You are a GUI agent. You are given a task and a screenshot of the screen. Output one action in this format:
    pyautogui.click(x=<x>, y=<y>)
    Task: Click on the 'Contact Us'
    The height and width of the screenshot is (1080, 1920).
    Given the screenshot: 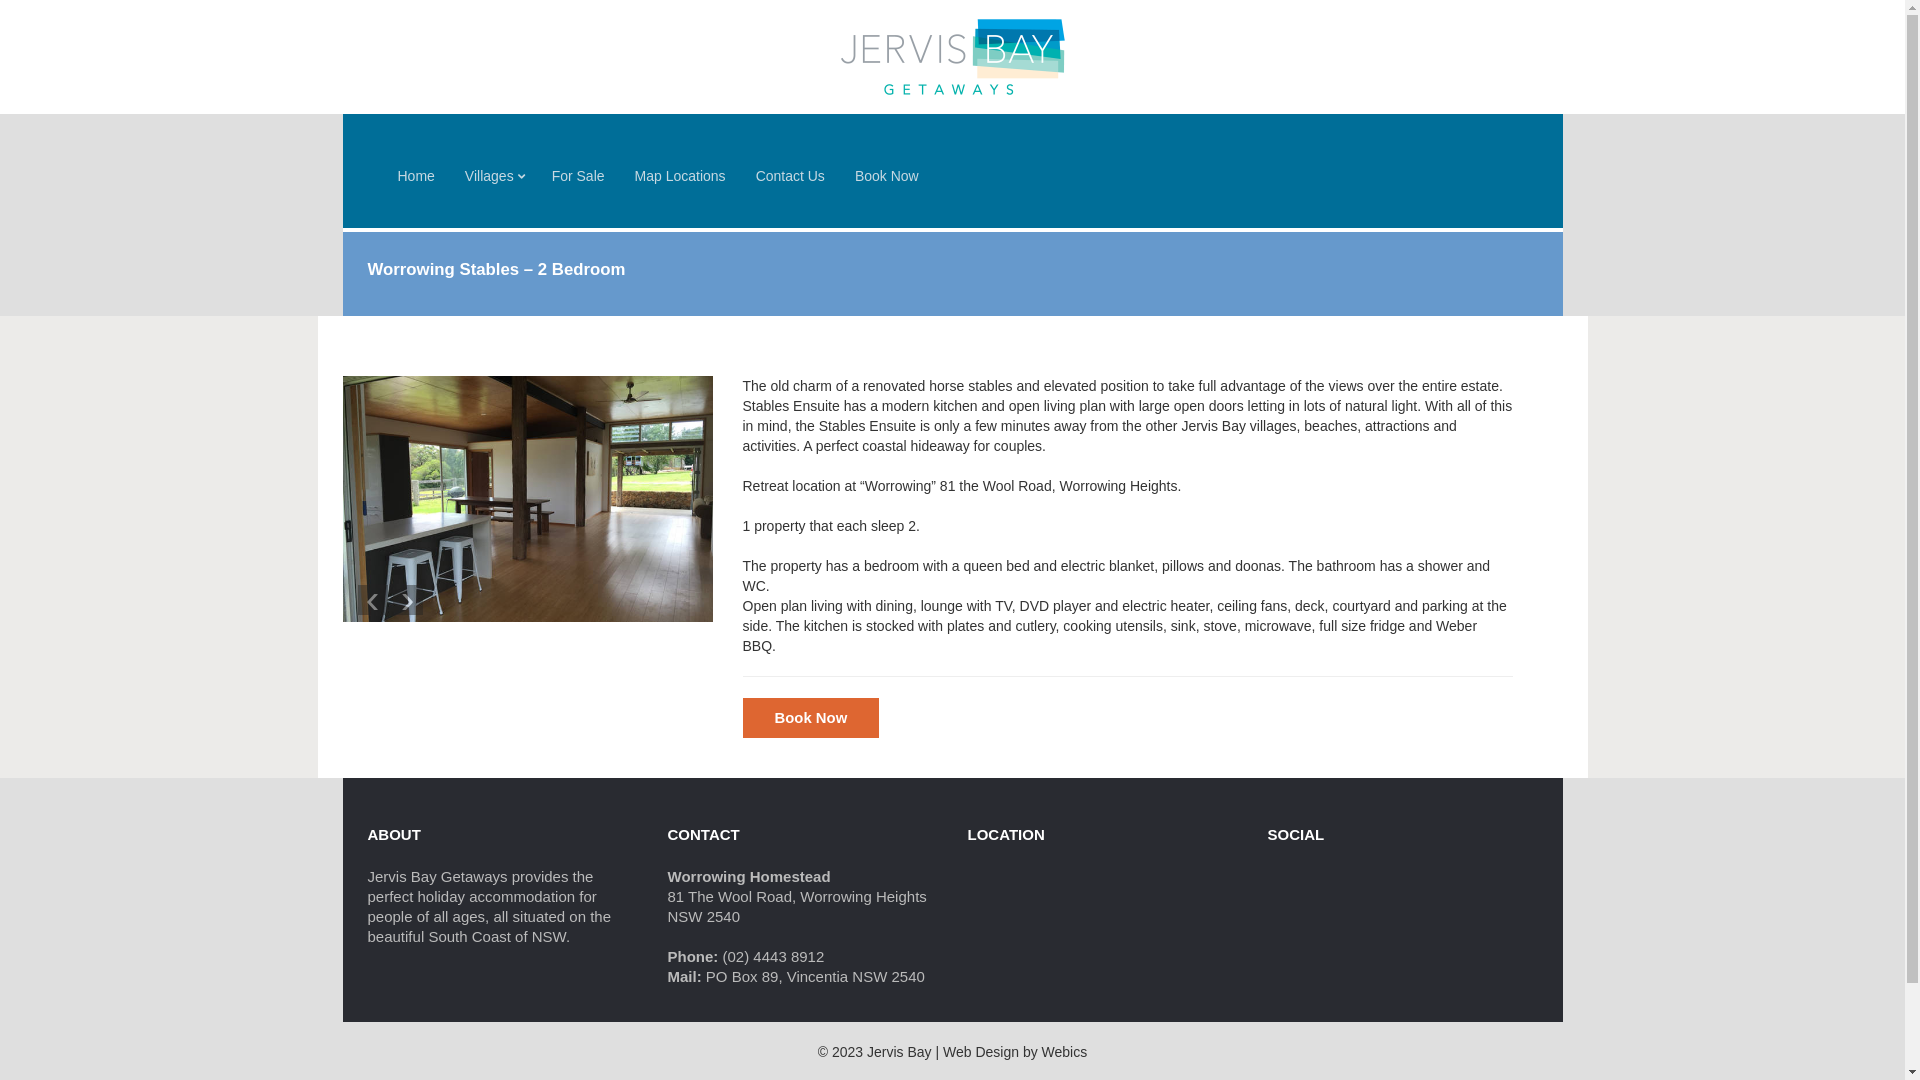 What is the action you would take?
    pyautogui.click(x=754, y=175)
    